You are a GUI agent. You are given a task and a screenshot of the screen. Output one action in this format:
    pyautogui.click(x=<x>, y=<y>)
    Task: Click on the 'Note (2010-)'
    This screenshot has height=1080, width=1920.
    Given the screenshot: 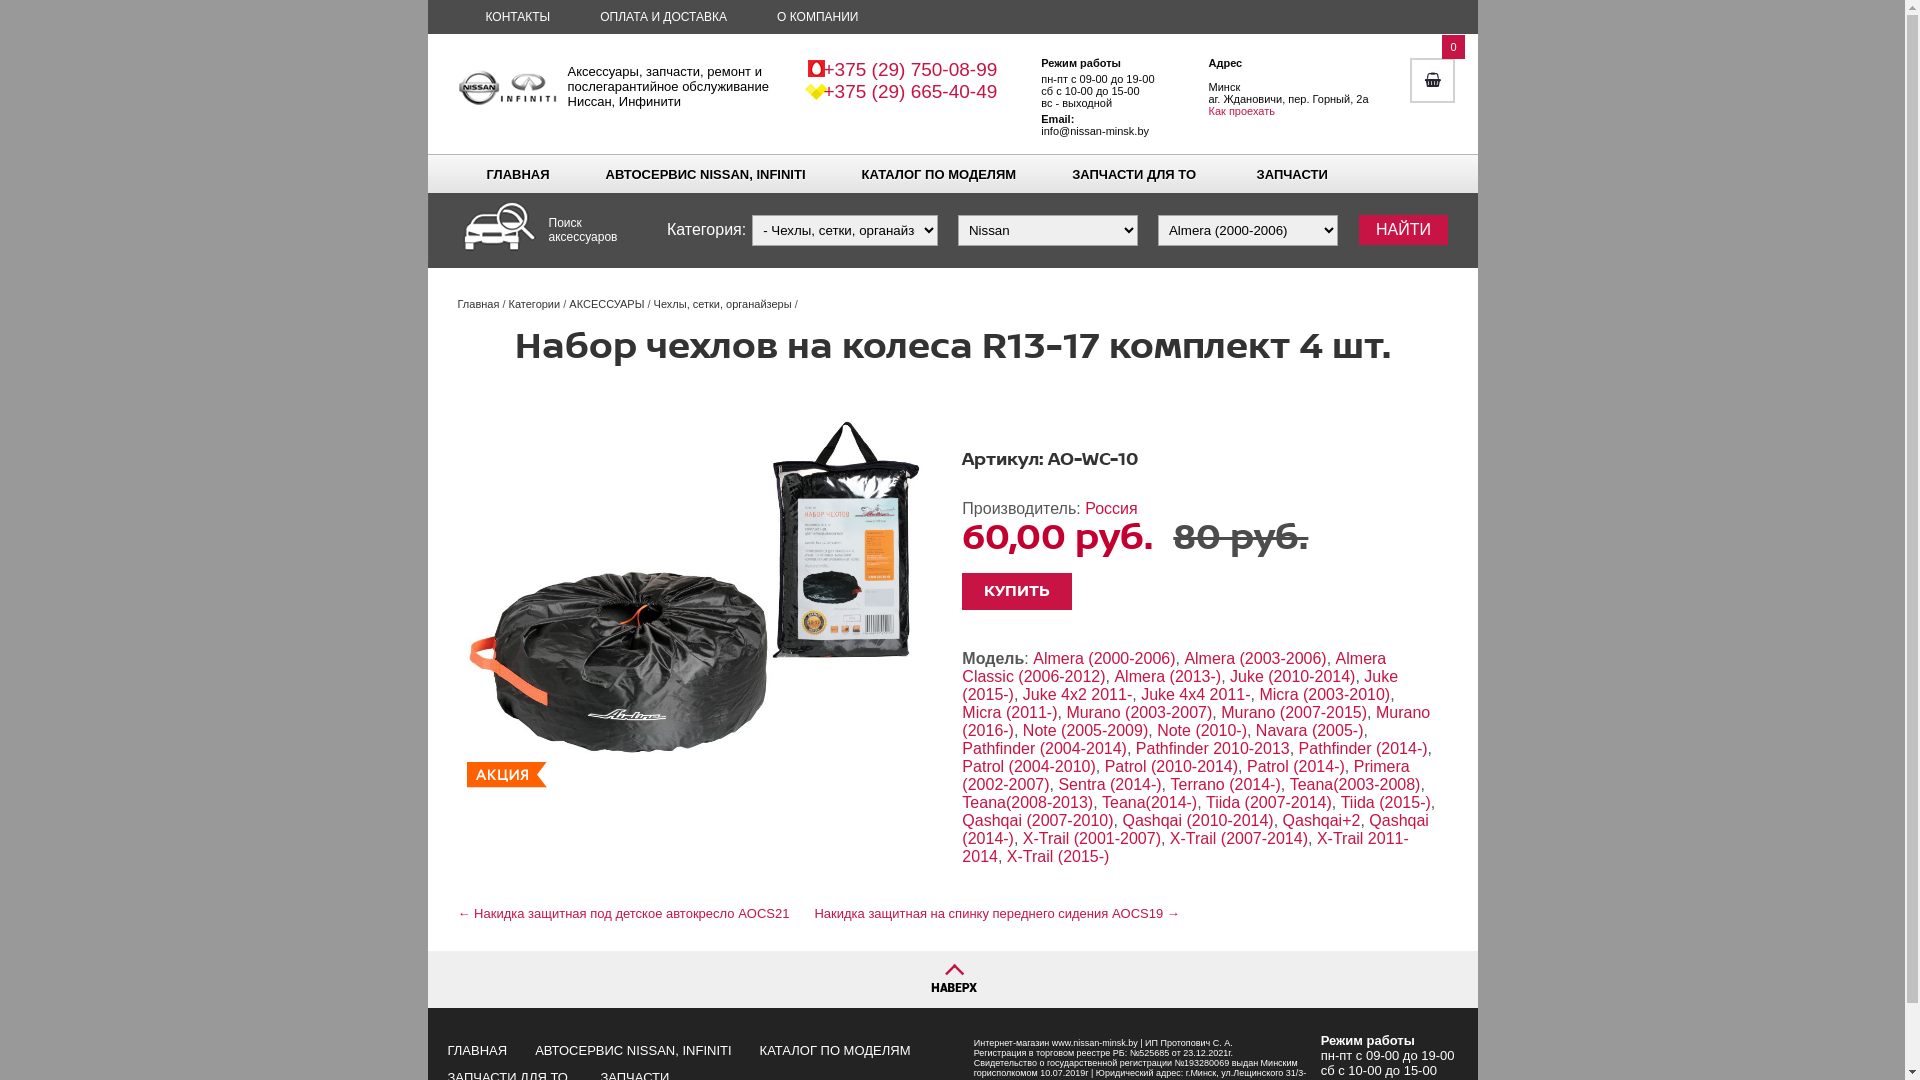 What is the action you would take?
    pyautogui.click(x=1200, y=730)
    